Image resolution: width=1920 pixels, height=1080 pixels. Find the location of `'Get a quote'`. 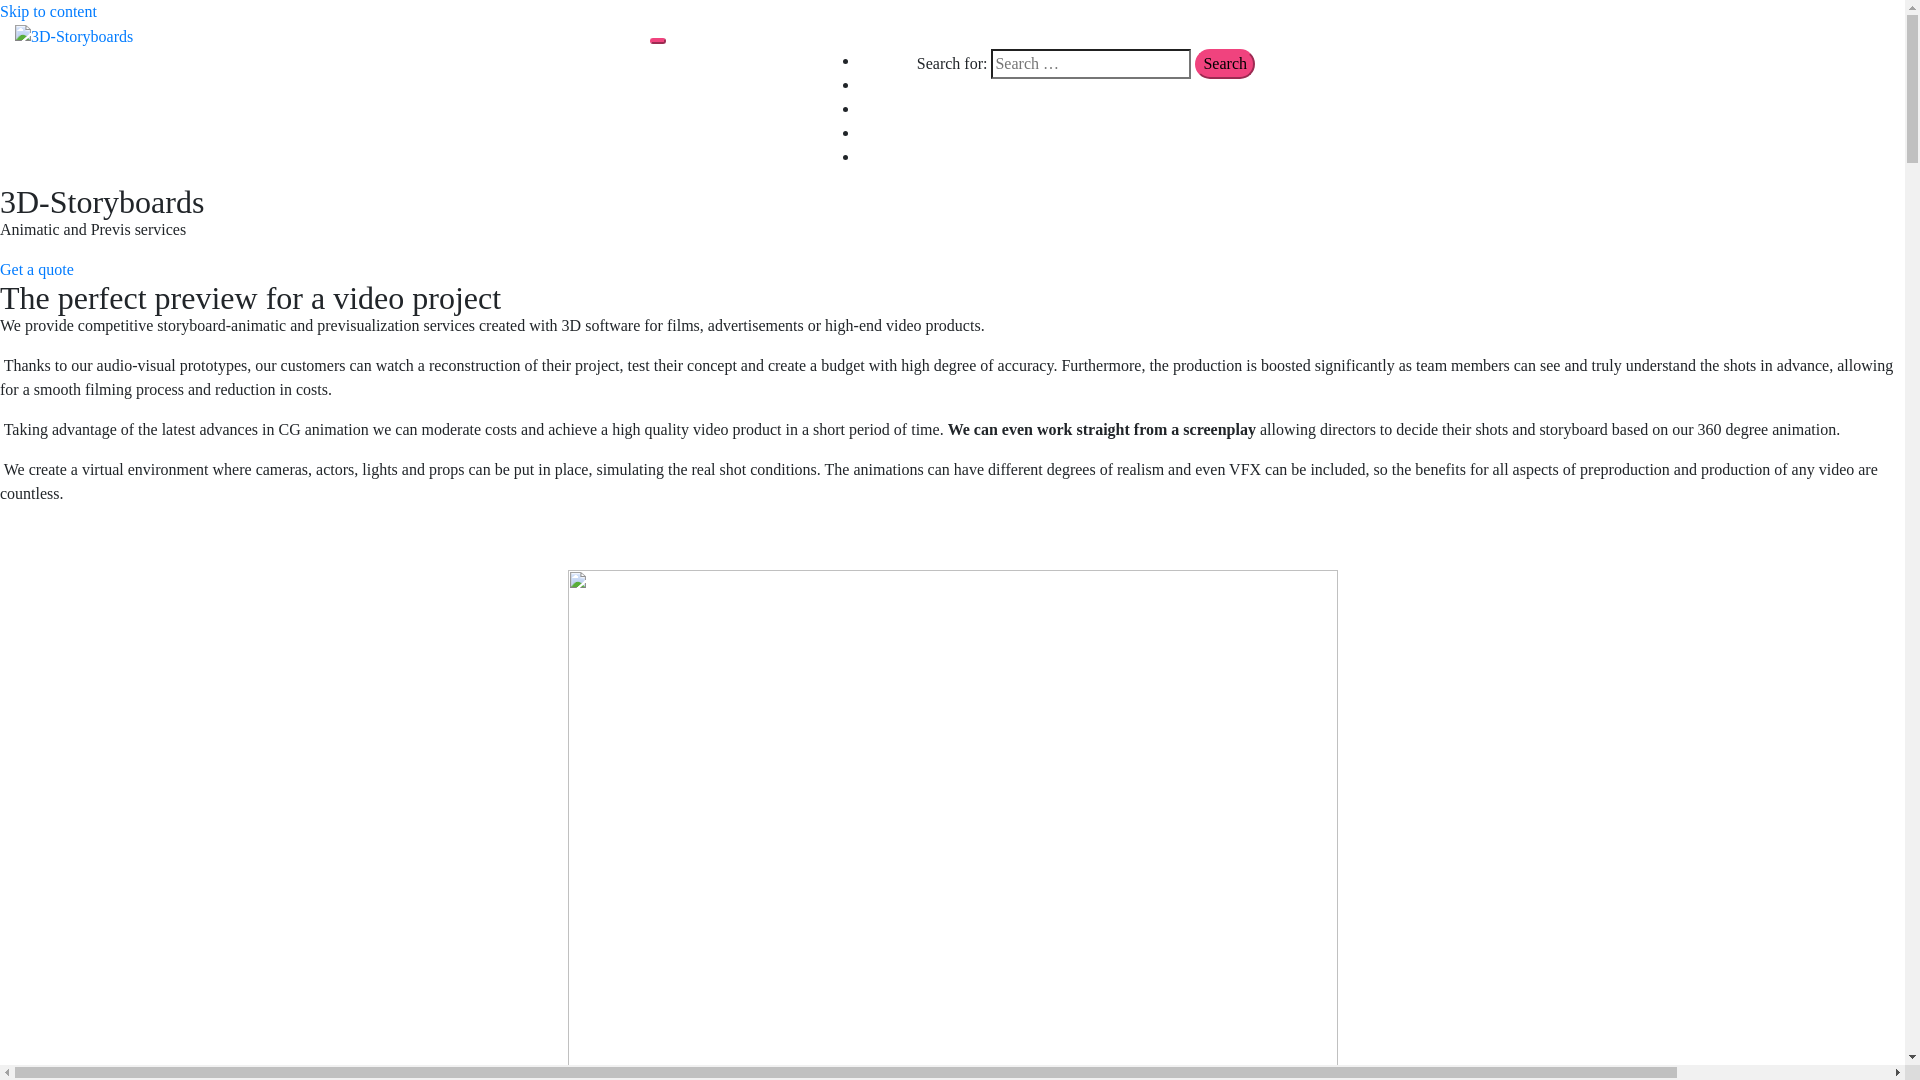

'Get a quote' is located at coordinates (37, 268).